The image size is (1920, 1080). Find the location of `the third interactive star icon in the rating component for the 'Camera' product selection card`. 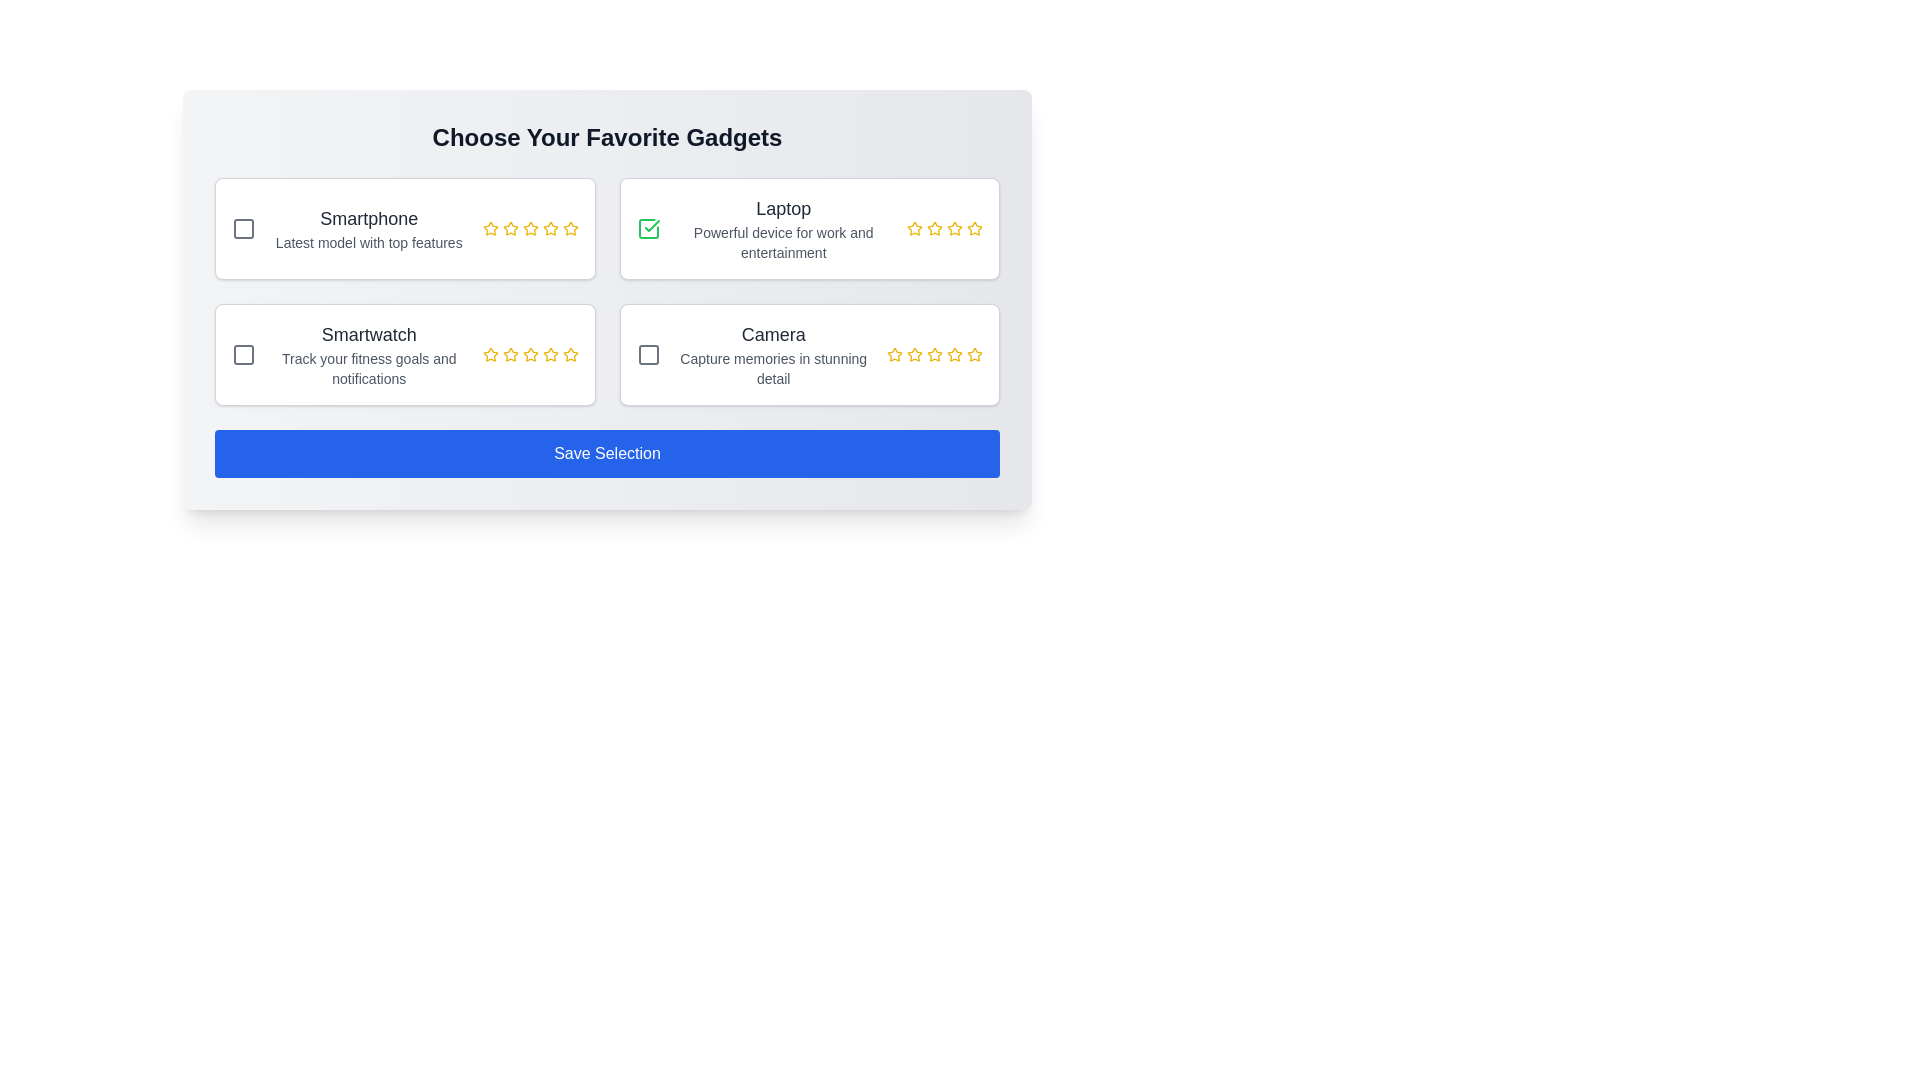

the third interactive star icon in the rating component for the 'Camera' product selection card is located at coordinates (934, 353).